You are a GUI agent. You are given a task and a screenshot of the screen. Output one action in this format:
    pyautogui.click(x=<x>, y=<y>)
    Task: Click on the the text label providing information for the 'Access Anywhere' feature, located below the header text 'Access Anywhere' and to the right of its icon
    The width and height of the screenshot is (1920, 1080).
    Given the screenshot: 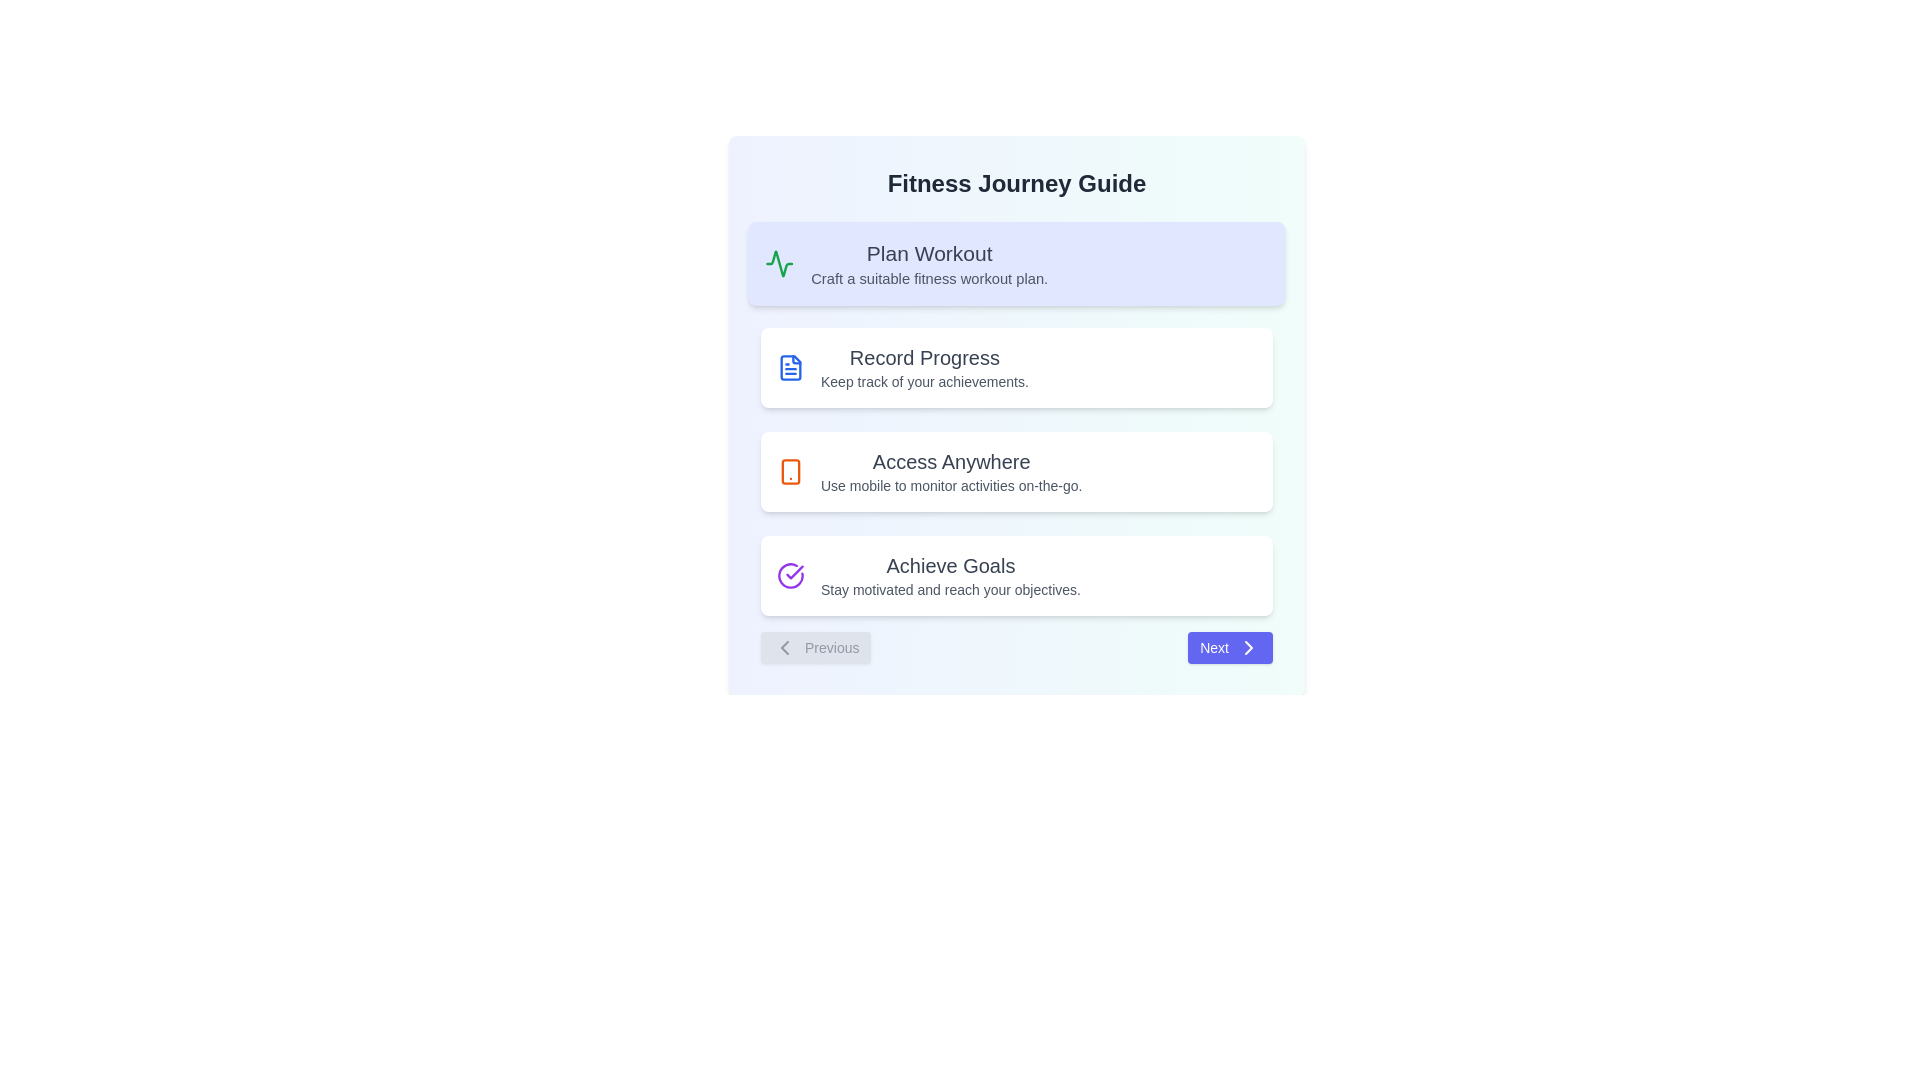 What is the action you would take?
    pyautogui.click(x=950, y=486)
    